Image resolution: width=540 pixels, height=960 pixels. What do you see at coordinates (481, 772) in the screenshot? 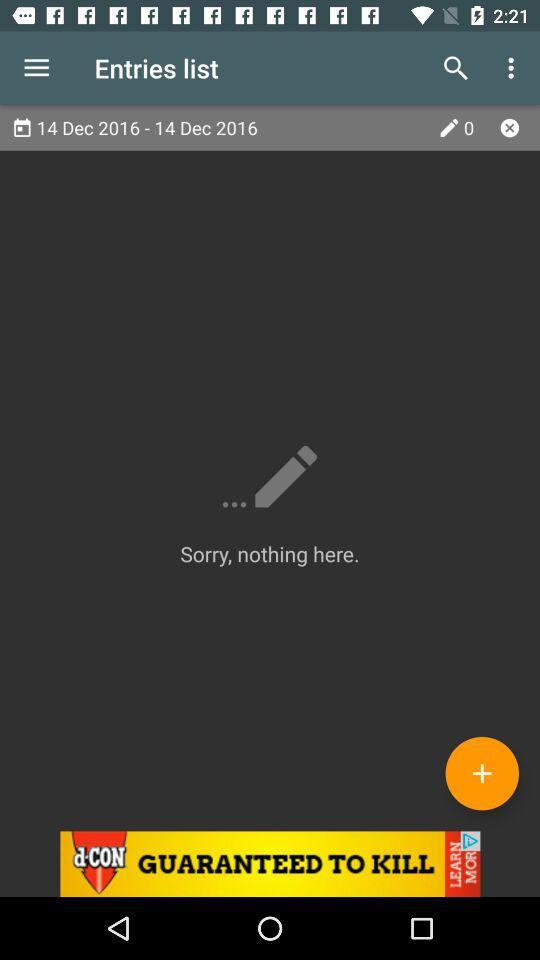
I see `increase` at bounding box center [481, 772].